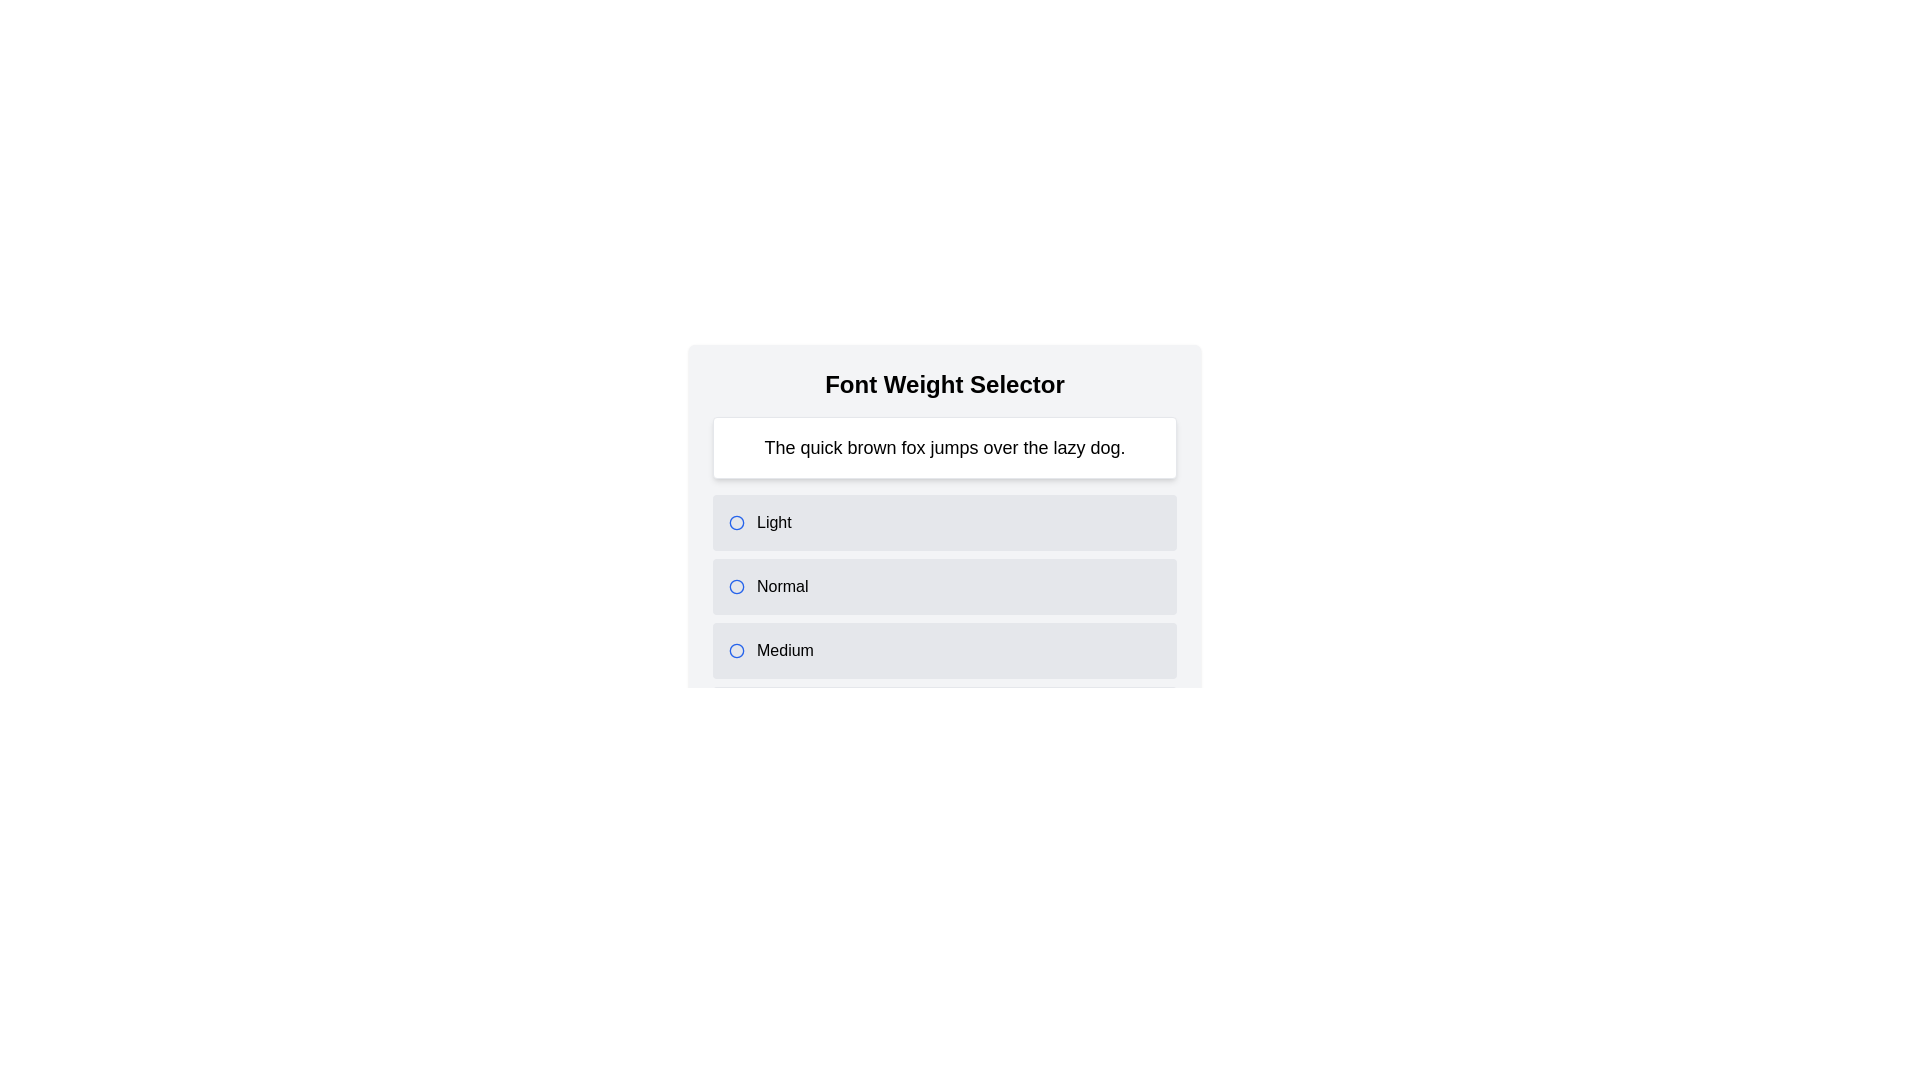  I want to click on the 'Normal' font weight radio button indicator, so click(736, 585).